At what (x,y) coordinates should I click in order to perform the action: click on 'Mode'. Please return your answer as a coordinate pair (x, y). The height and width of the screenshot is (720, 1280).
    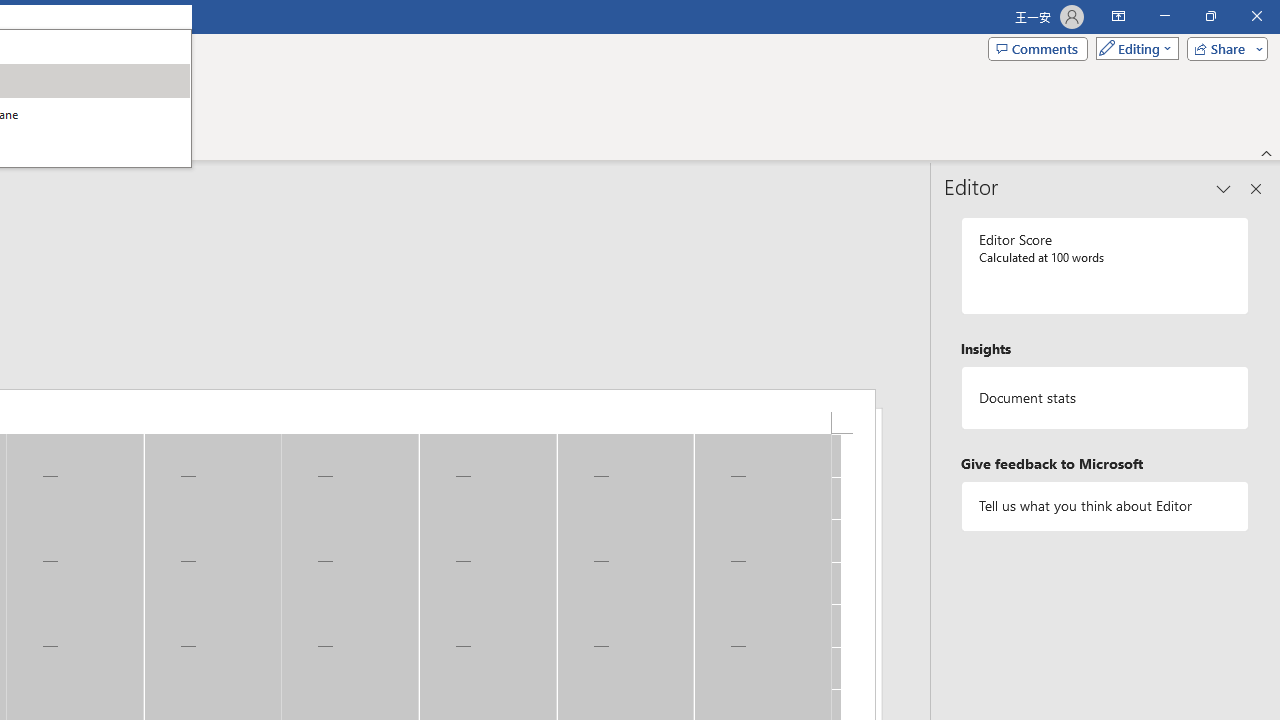
    Looking at the image, I should click on (1133, 47).